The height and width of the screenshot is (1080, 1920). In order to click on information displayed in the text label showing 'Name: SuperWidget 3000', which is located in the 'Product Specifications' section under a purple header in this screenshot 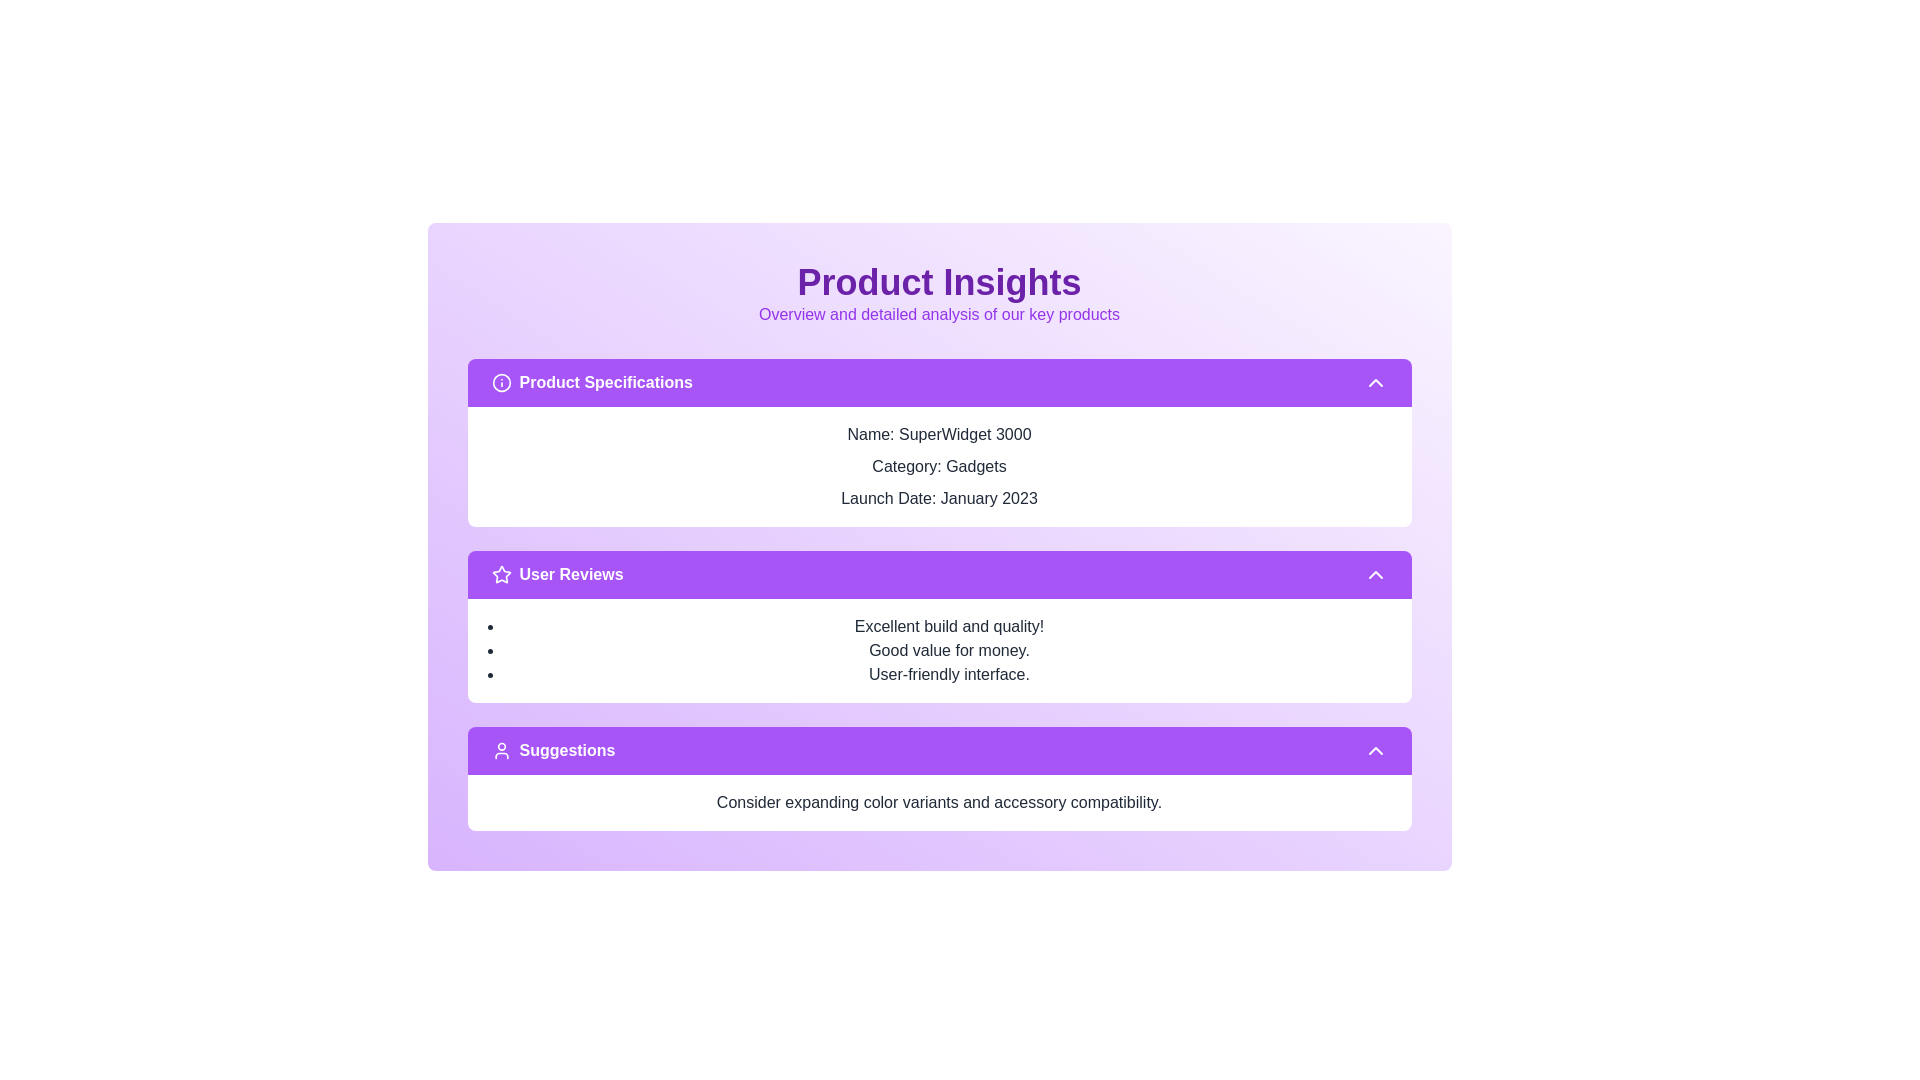, I will do `click(938, 434)`.